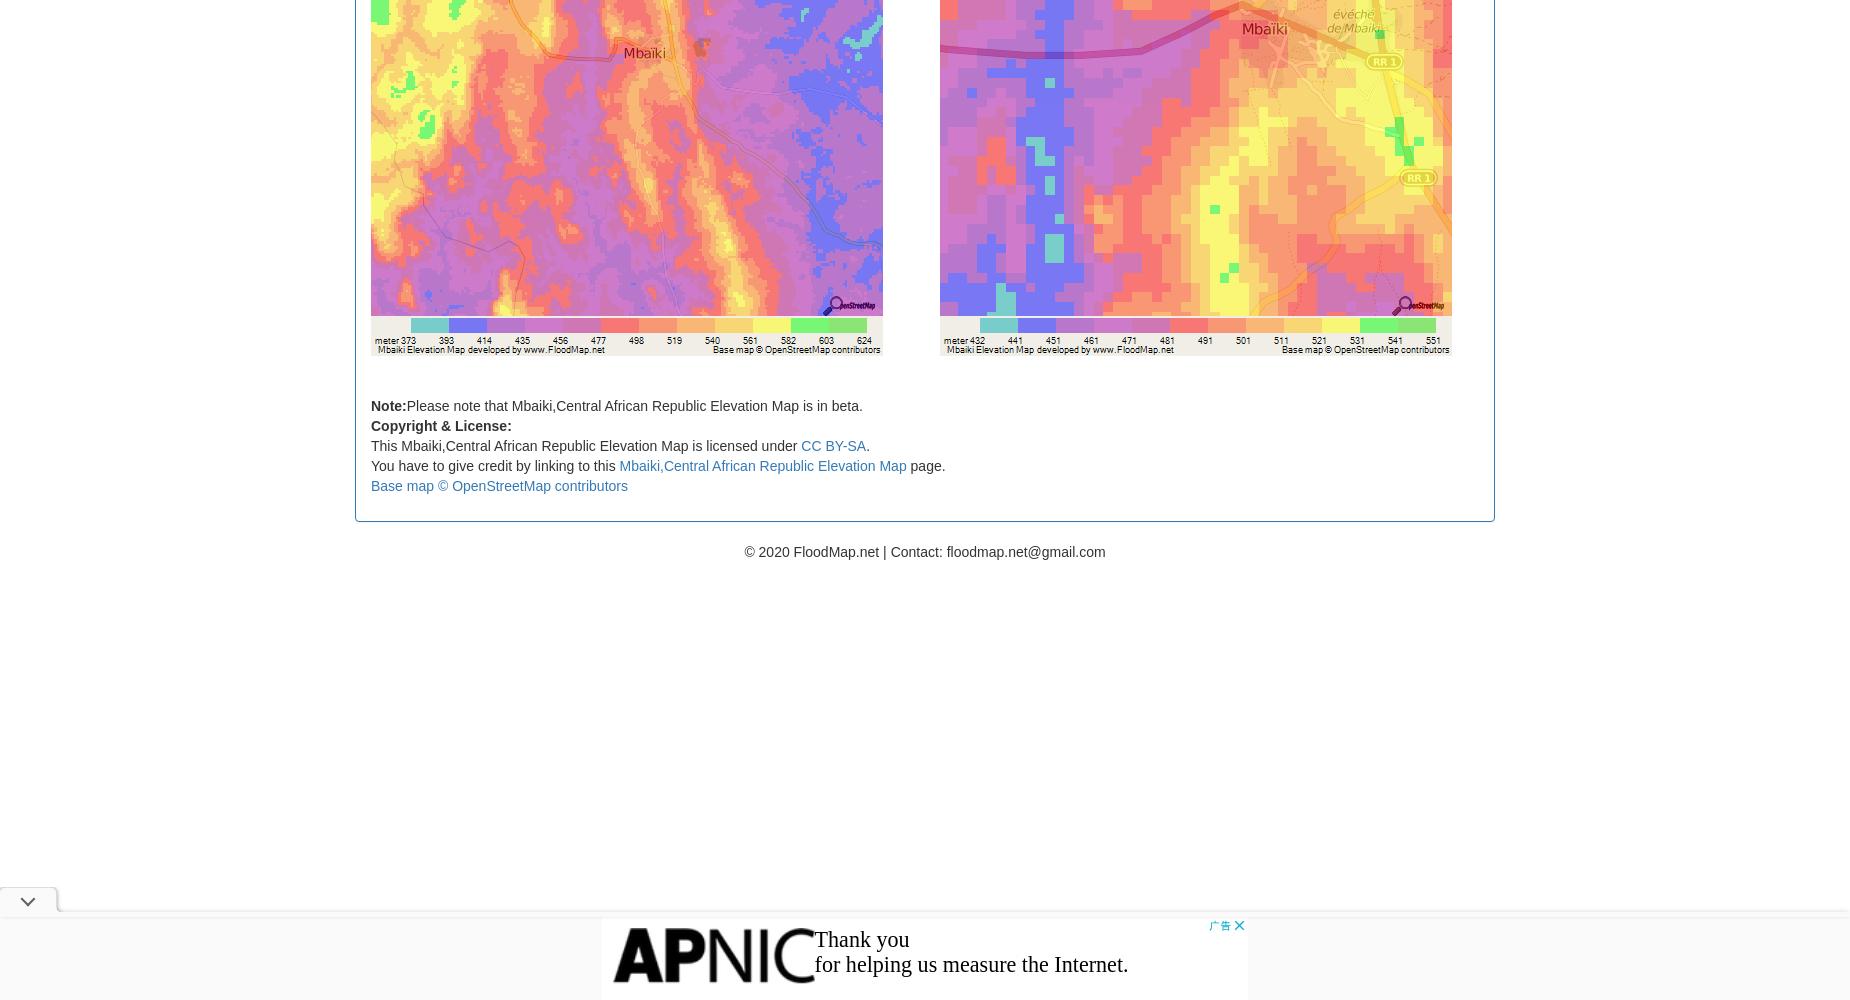 The image size is (1850, 1000). Describe the element at coordinates (833, 444) in the screenshot. I see `'CC BY-SA'` at that location.